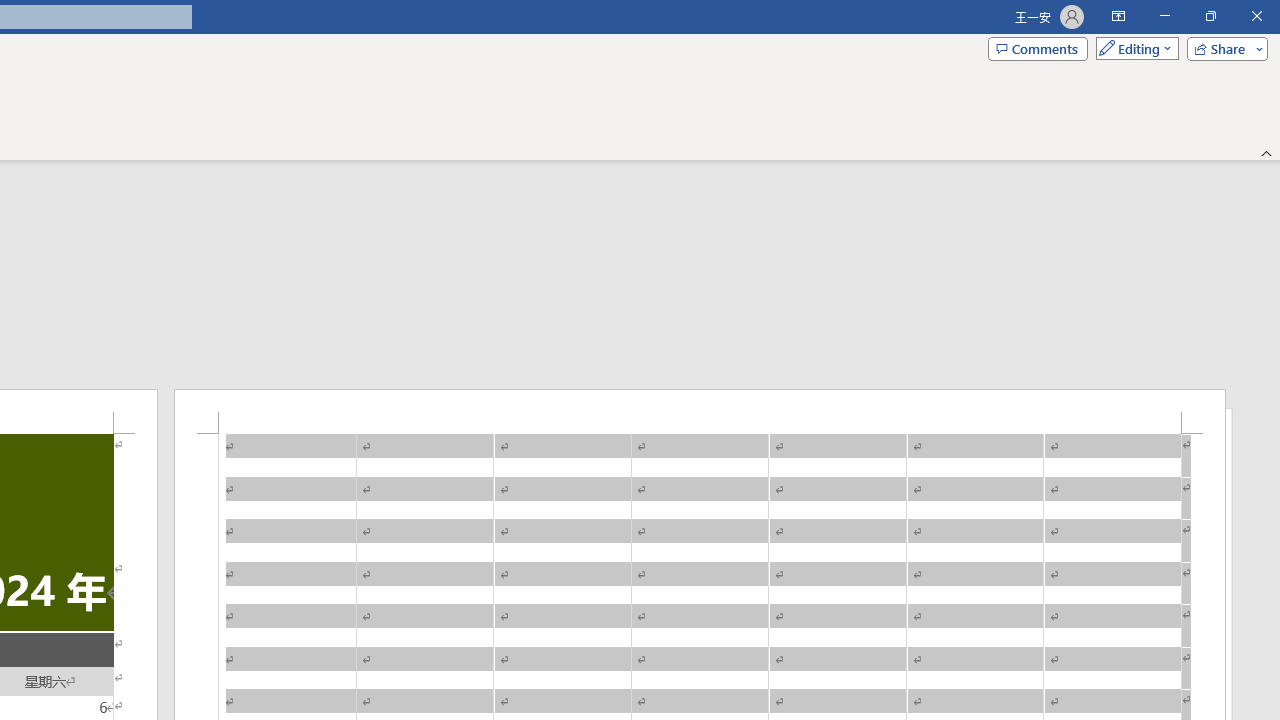 The width and height of the screenshot is (1280, 720). What do you see at coordinates (1164, 16) in the screenshot?
I see `'Minimize'` at bounding box center [1164, 16].